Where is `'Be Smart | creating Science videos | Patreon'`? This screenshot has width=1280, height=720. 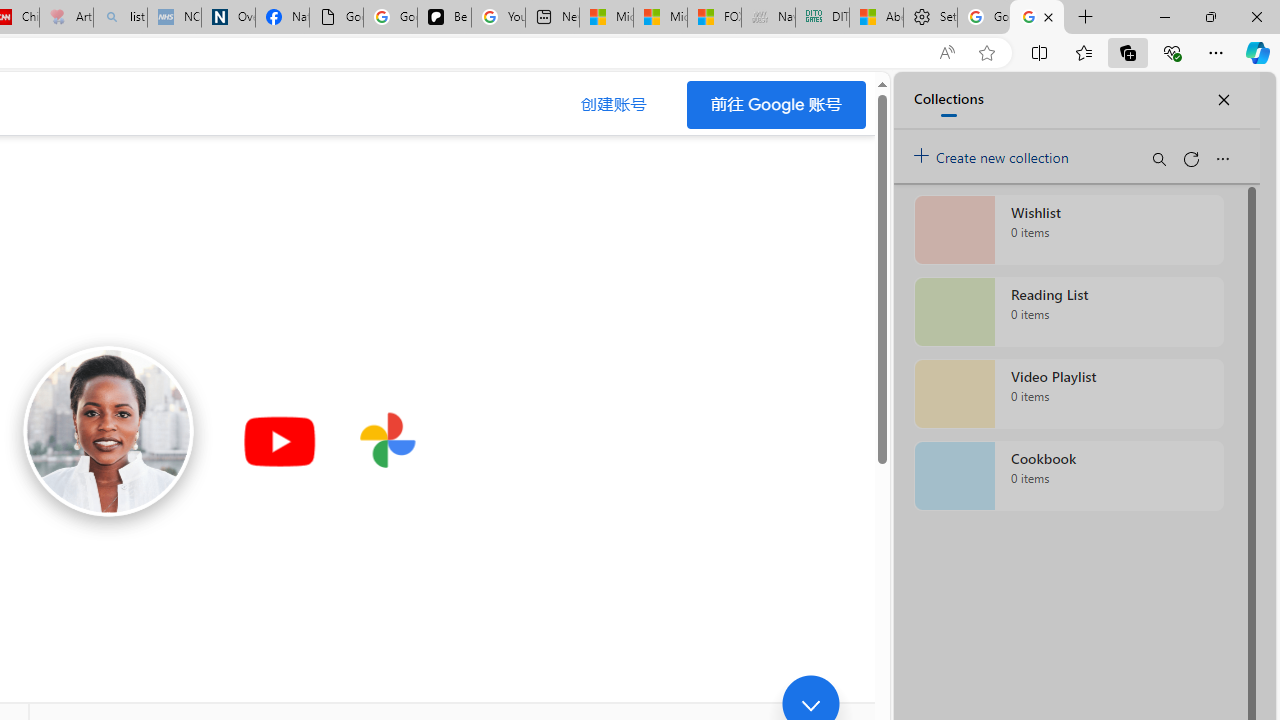 'Be Smart | creating Science videos | Patreon' is located at coordinates (443, 17).